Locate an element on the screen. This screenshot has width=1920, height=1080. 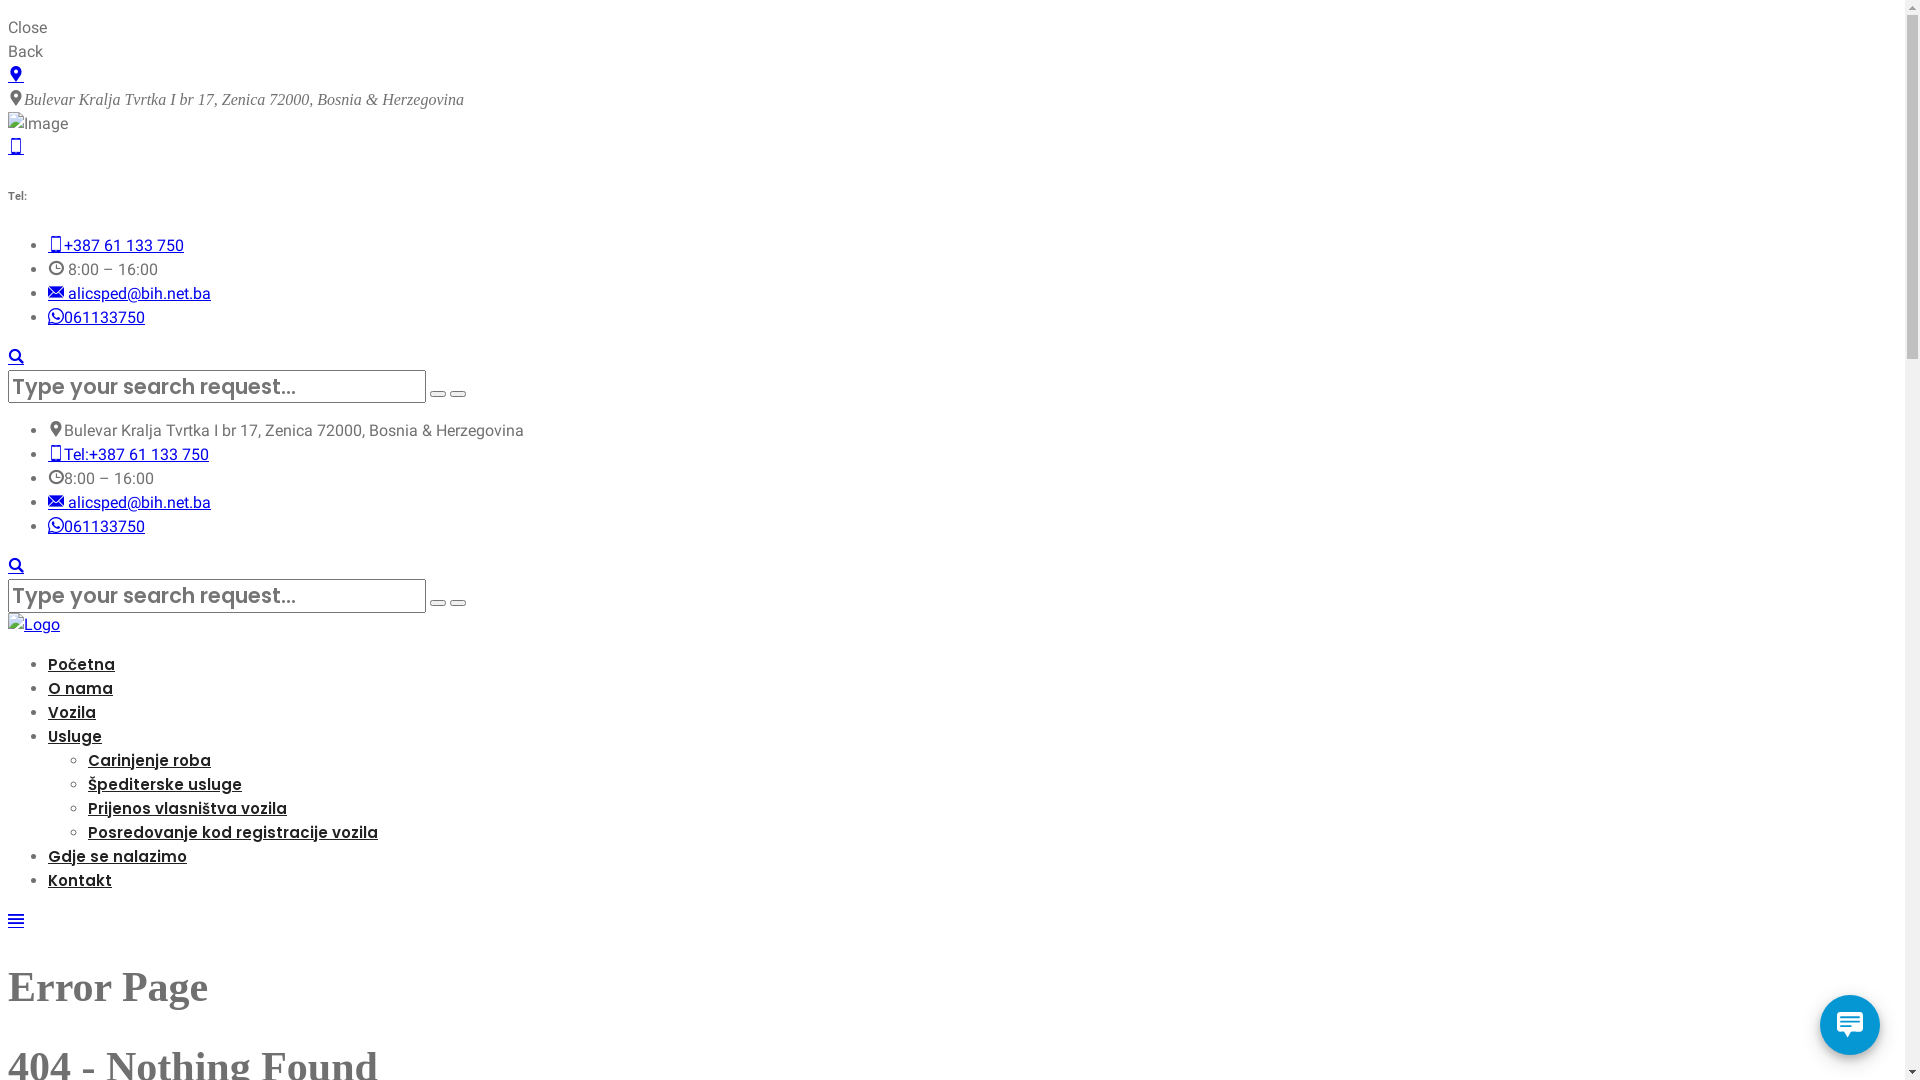
'alicsped@bih.net.ba' is located at coordinates (128, 293).